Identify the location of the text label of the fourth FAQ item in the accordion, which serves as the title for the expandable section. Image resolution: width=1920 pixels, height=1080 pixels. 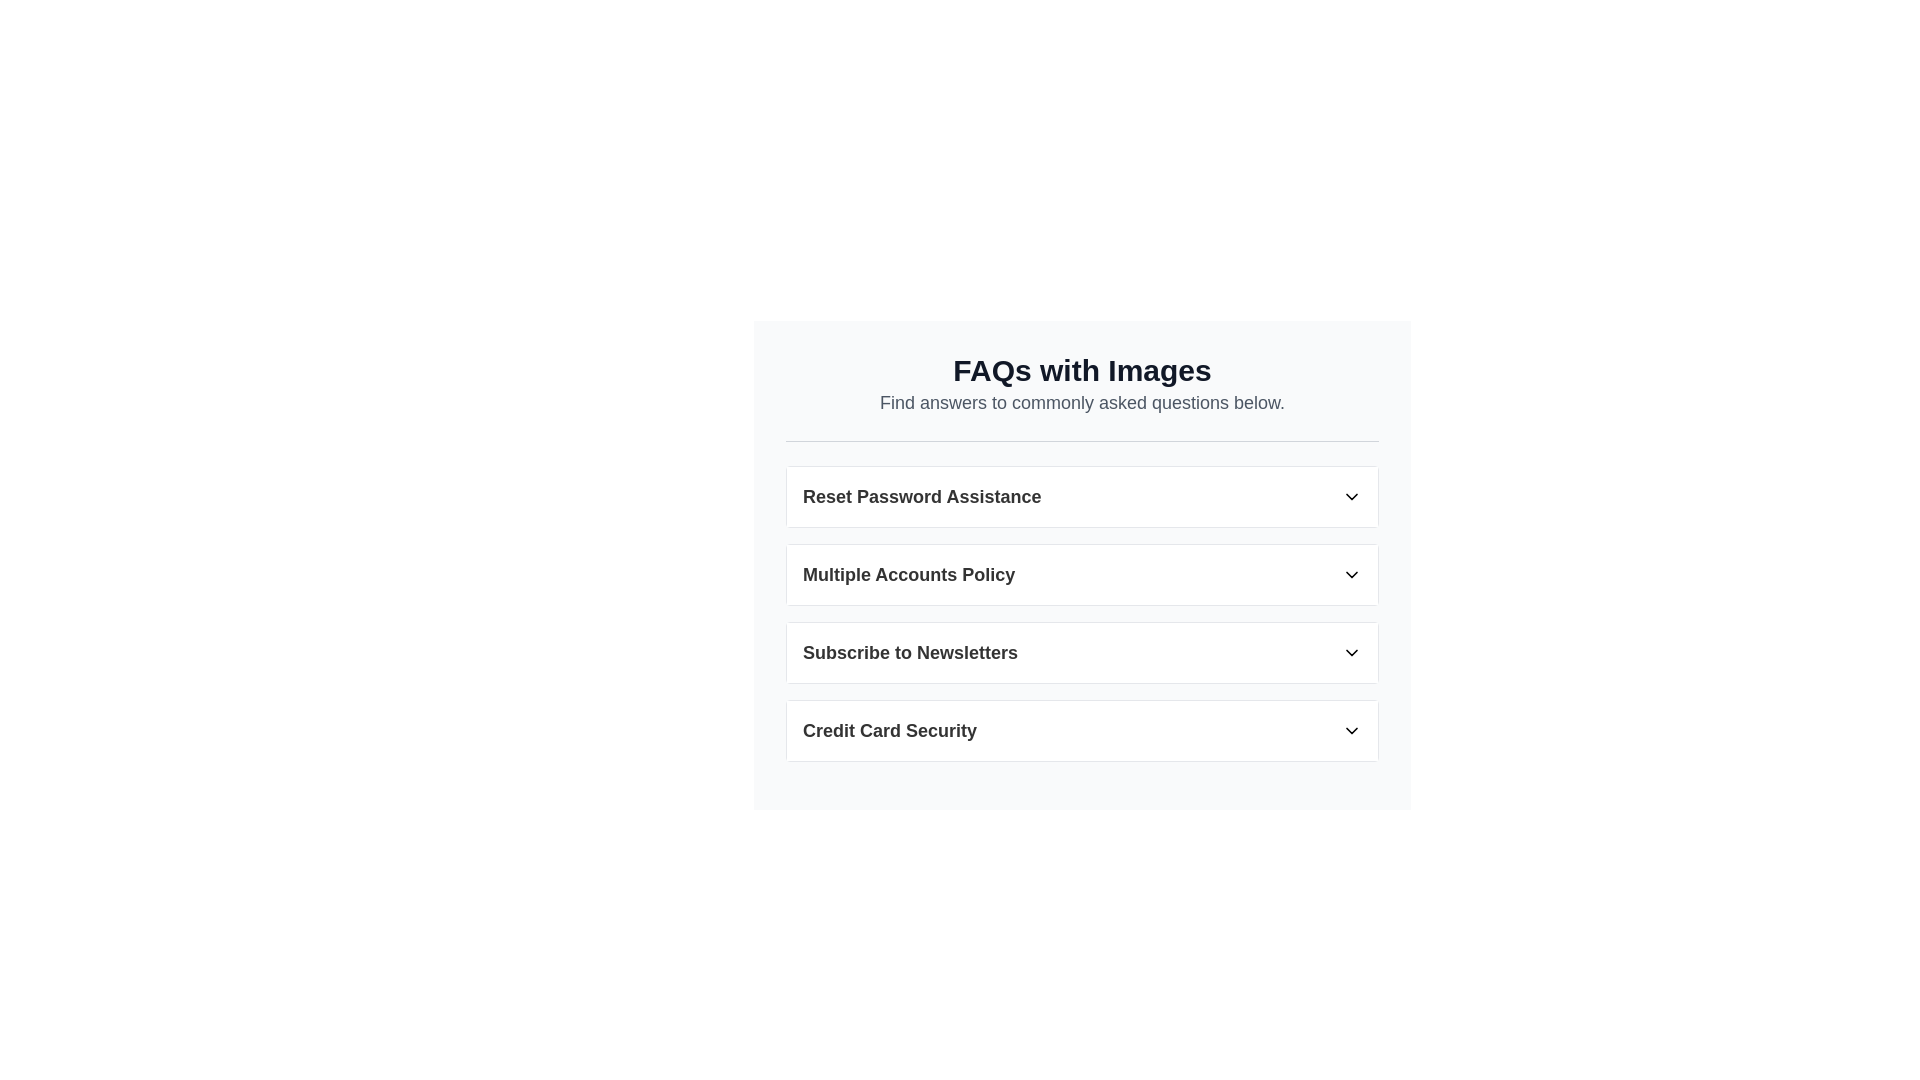
(889, 731).